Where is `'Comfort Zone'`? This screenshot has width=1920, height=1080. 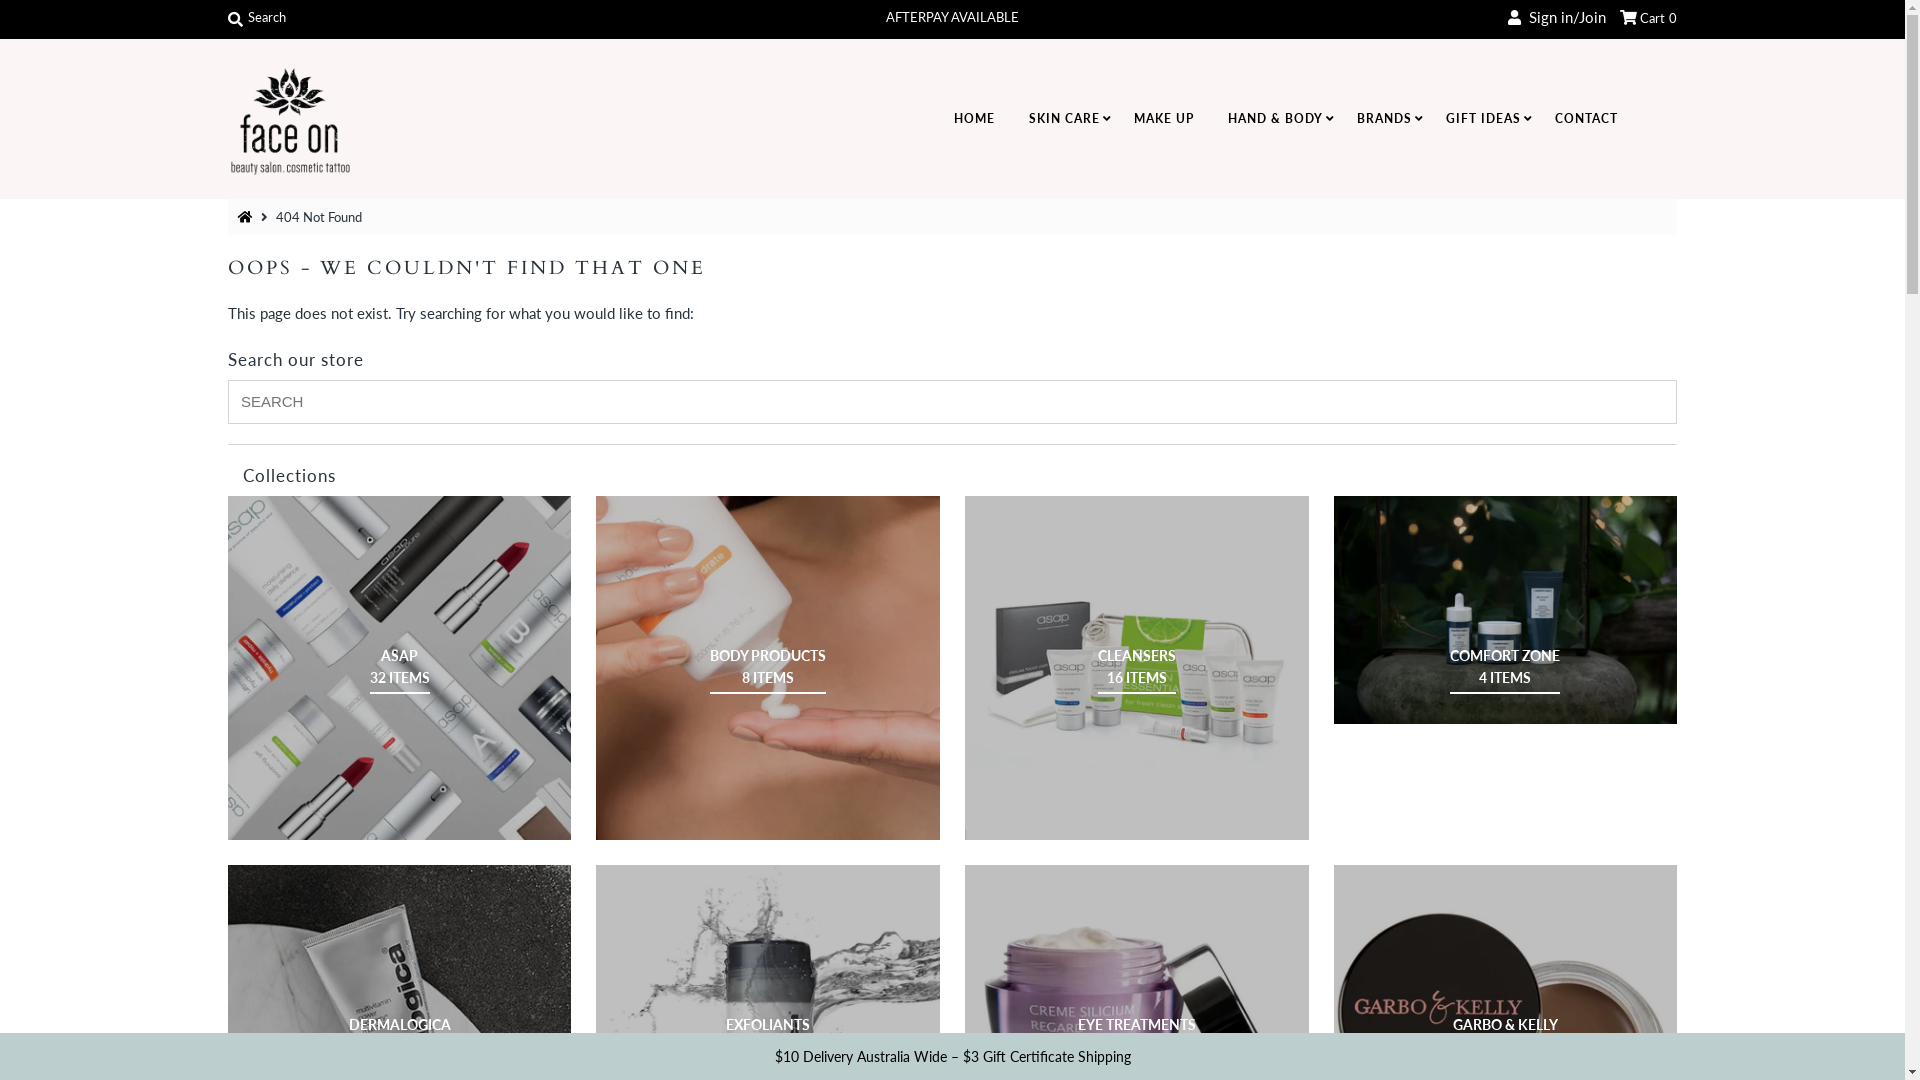
'Comfort Zone' is located at coordinates (1334, 608).